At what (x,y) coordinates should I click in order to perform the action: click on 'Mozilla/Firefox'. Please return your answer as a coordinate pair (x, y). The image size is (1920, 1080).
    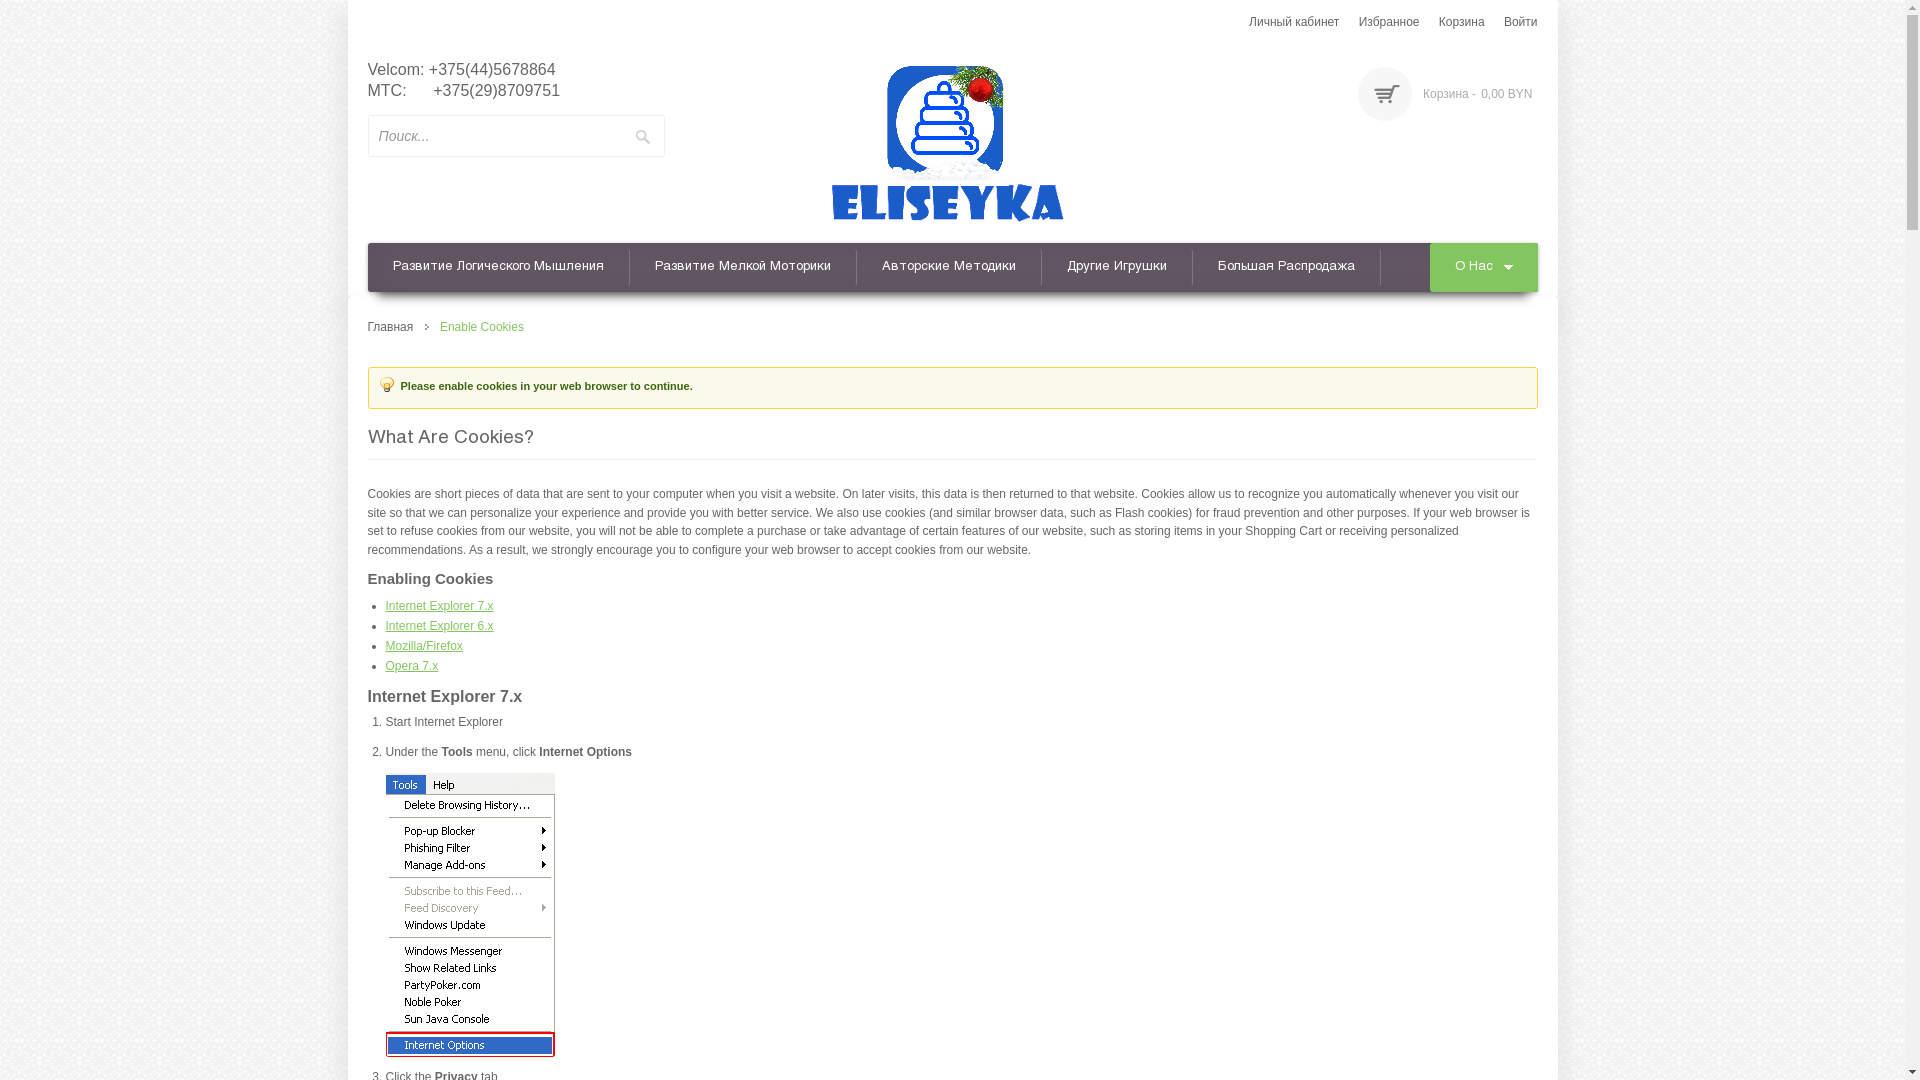
    Looking at the image, I should click on (385, 645).